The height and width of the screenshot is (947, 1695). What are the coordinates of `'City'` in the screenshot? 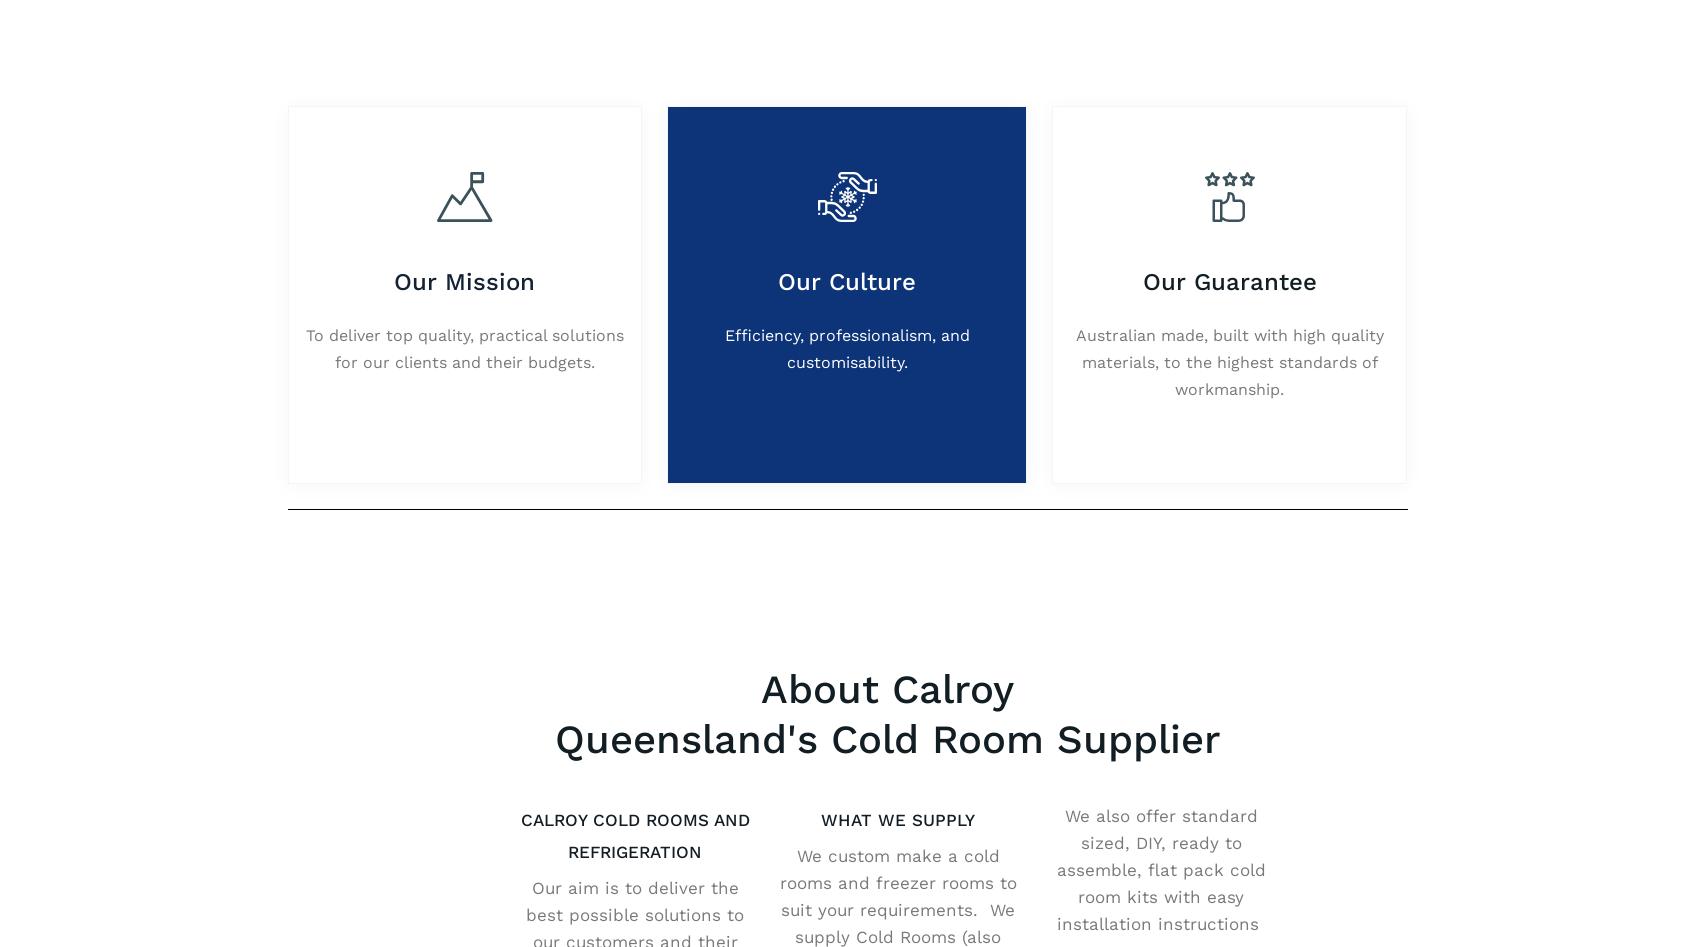 It's located at (503, 343).